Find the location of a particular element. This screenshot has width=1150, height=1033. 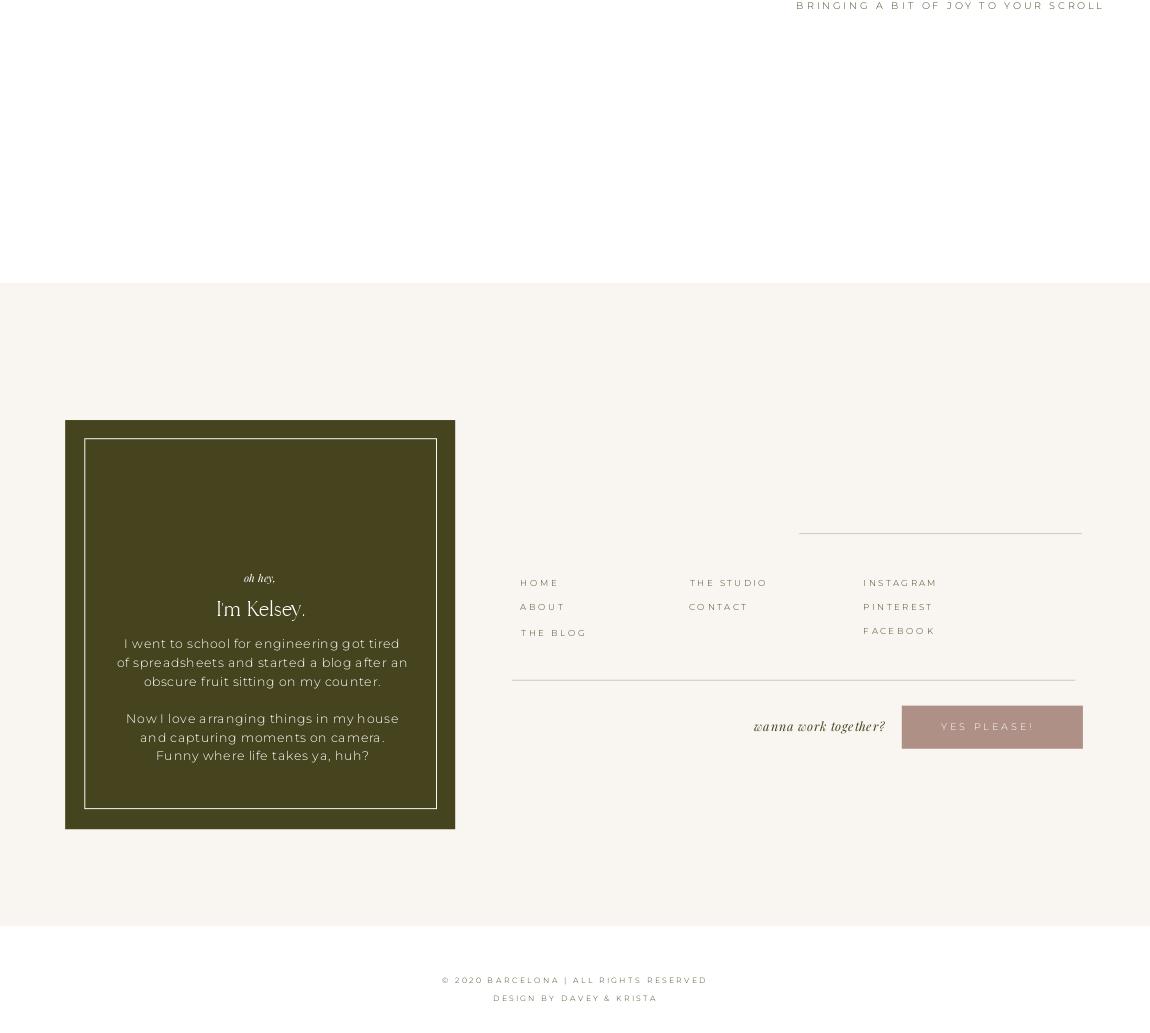

'oh hey,' is located at coordinates (259, 576).